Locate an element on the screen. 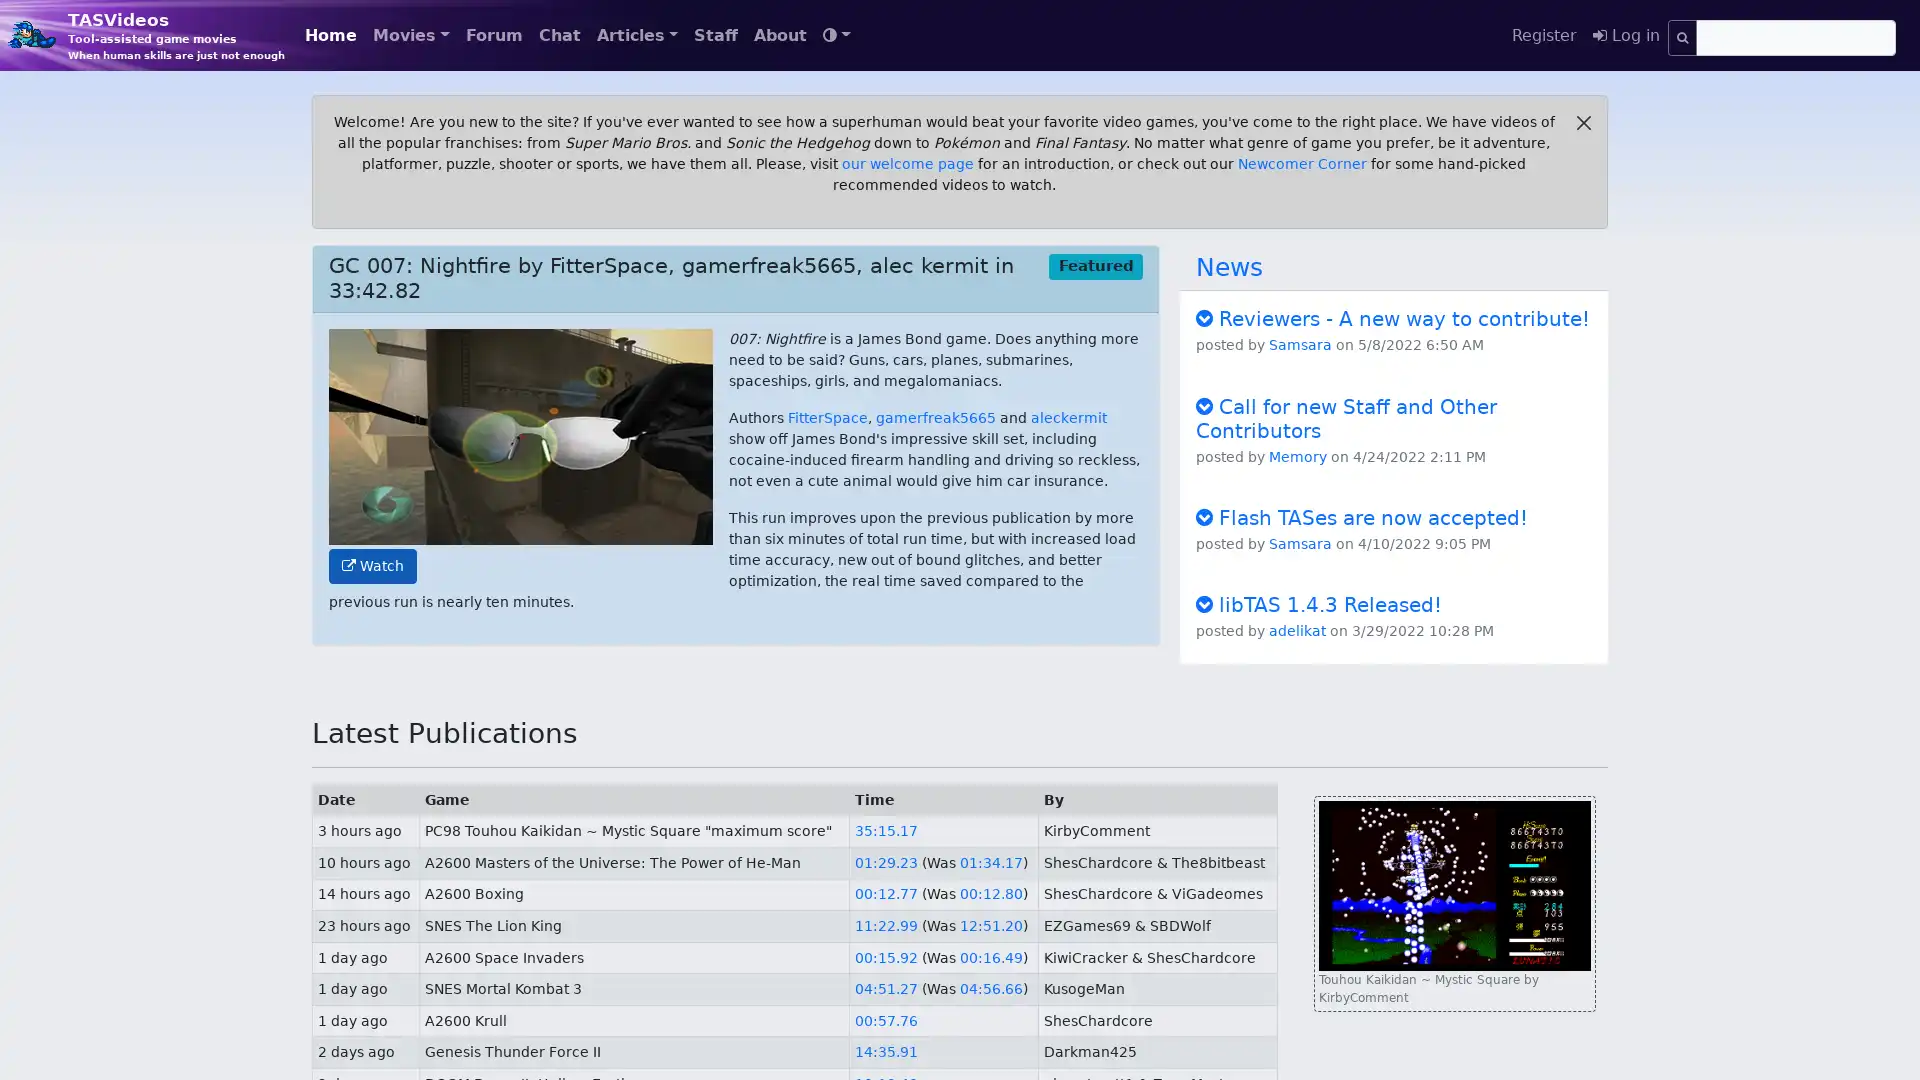  close is located at coordinates (1583, 123).